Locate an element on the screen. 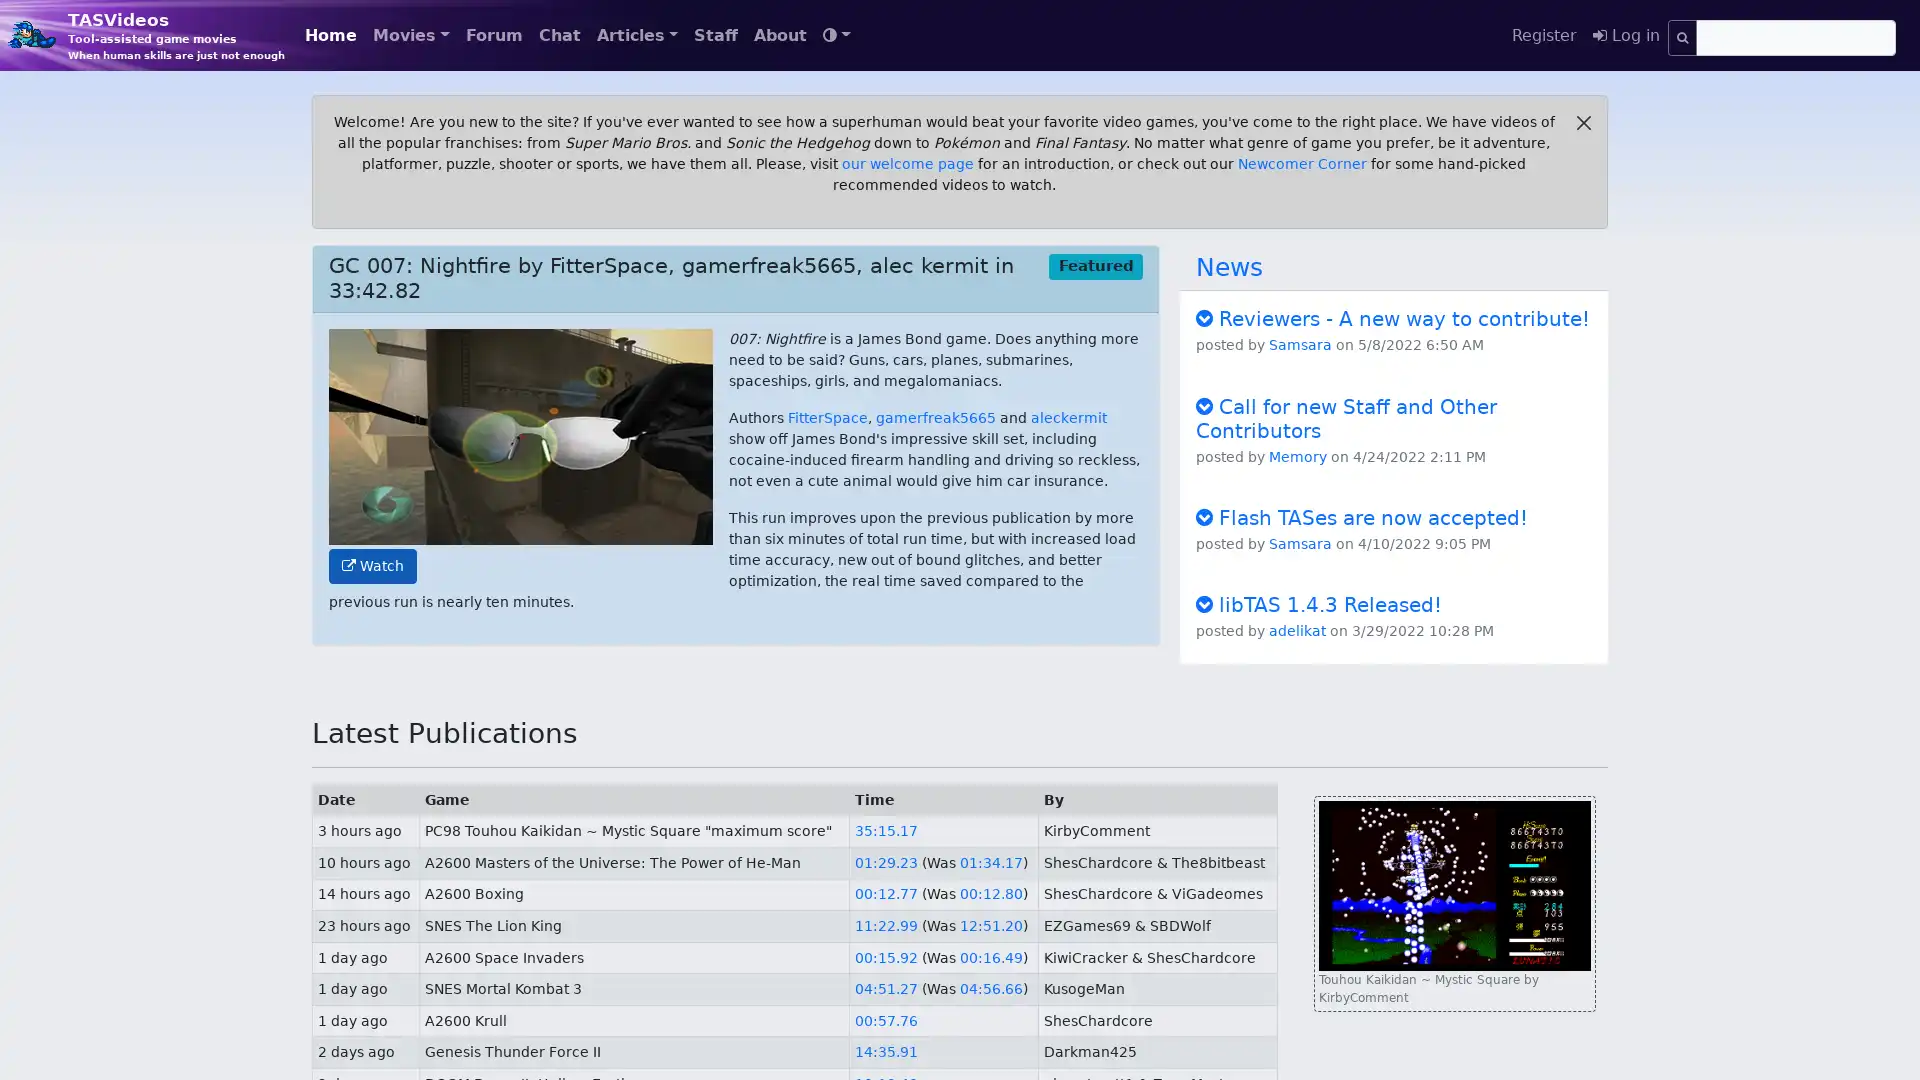  close is located at coordinates (1583, 123).